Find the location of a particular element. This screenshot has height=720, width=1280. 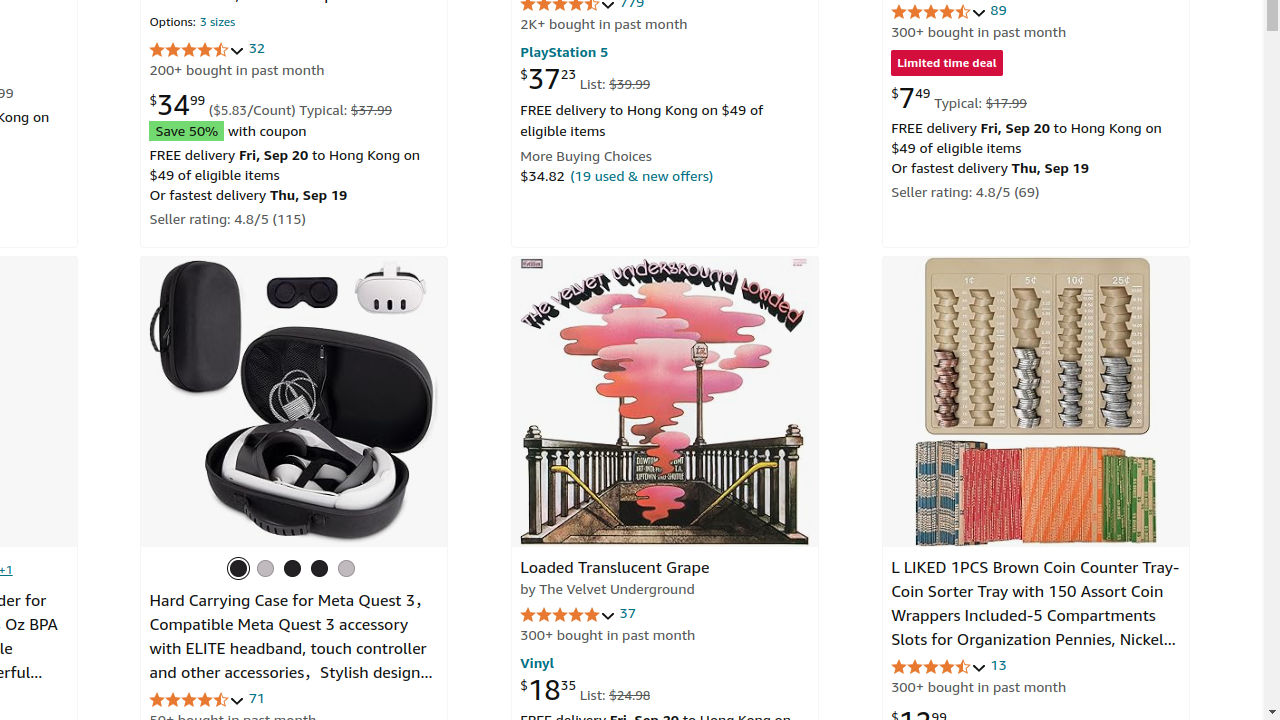

'13' is located at coordinates (998, 664).